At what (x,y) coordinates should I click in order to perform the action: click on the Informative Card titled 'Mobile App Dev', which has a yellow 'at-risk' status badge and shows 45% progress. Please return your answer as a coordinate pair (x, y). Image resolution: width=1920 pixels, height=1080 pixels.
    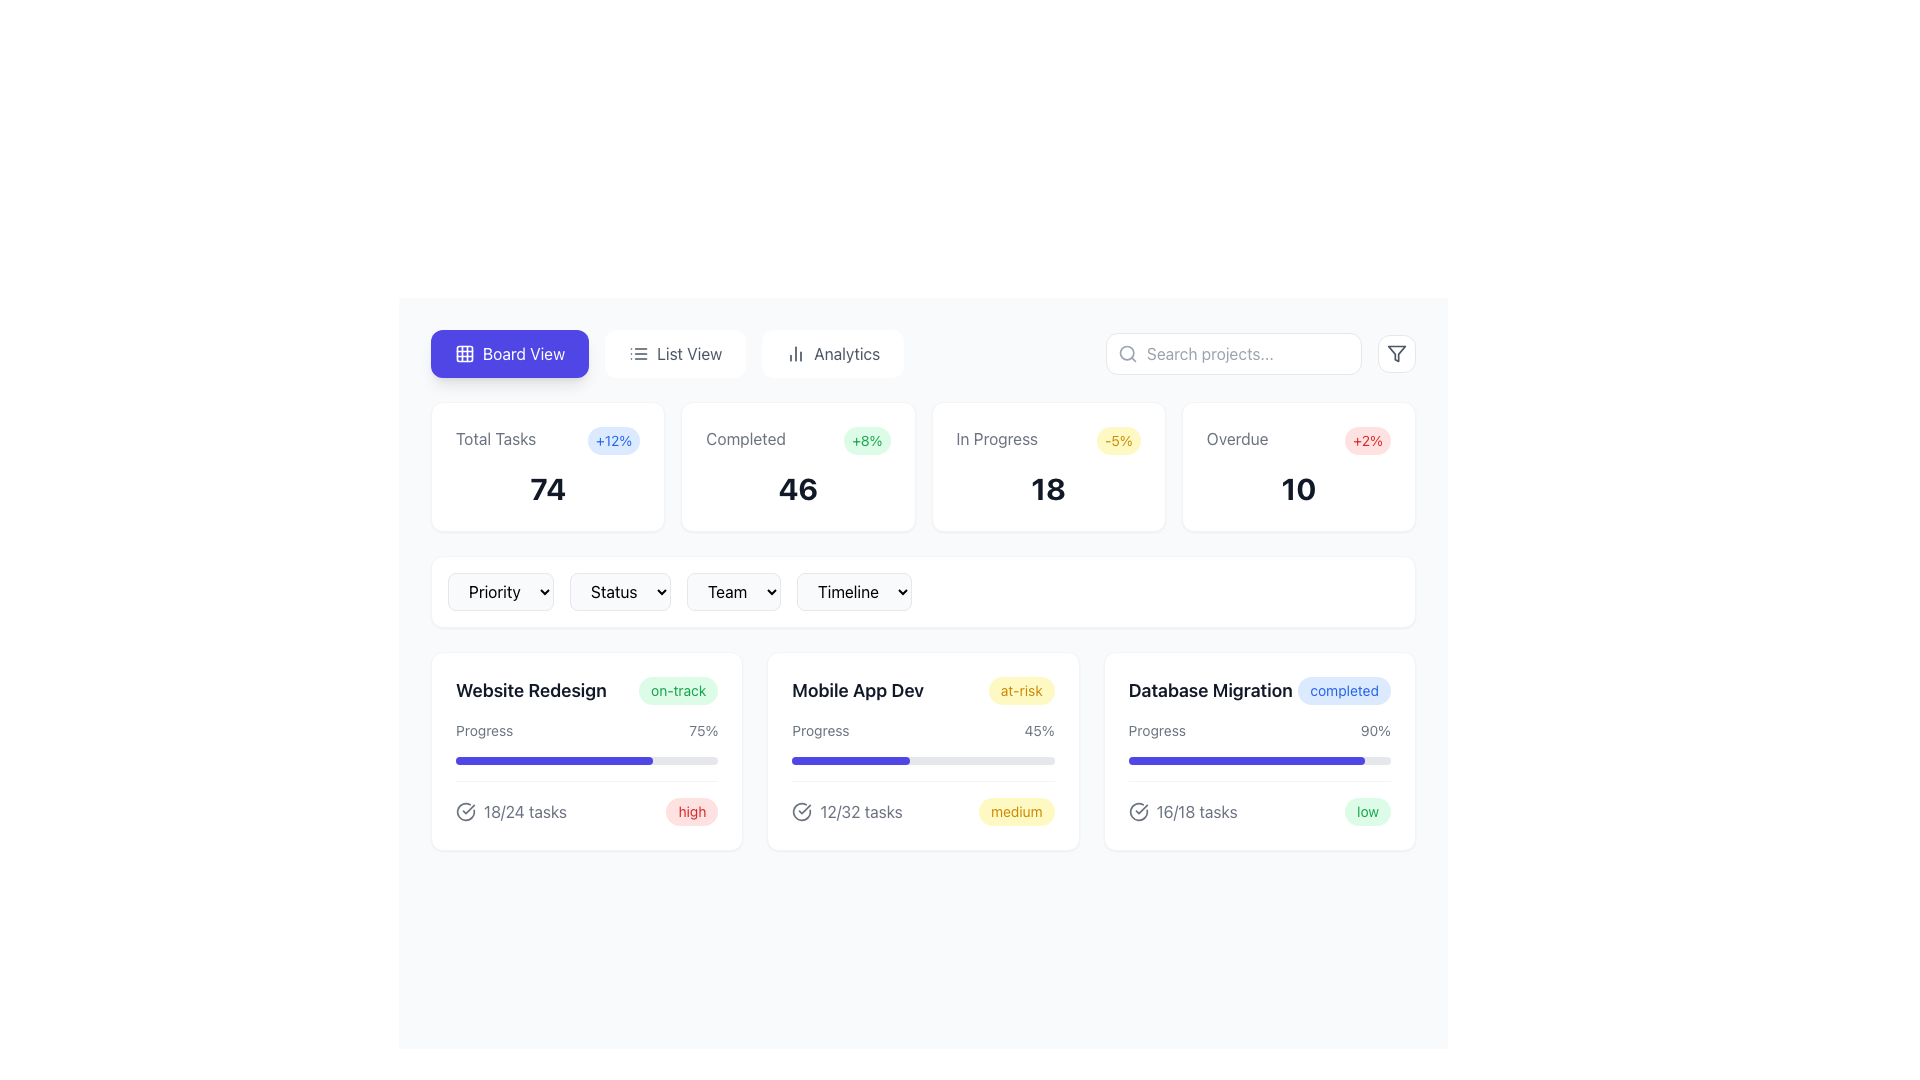
    Looking at the image, I should click on (922, 751).